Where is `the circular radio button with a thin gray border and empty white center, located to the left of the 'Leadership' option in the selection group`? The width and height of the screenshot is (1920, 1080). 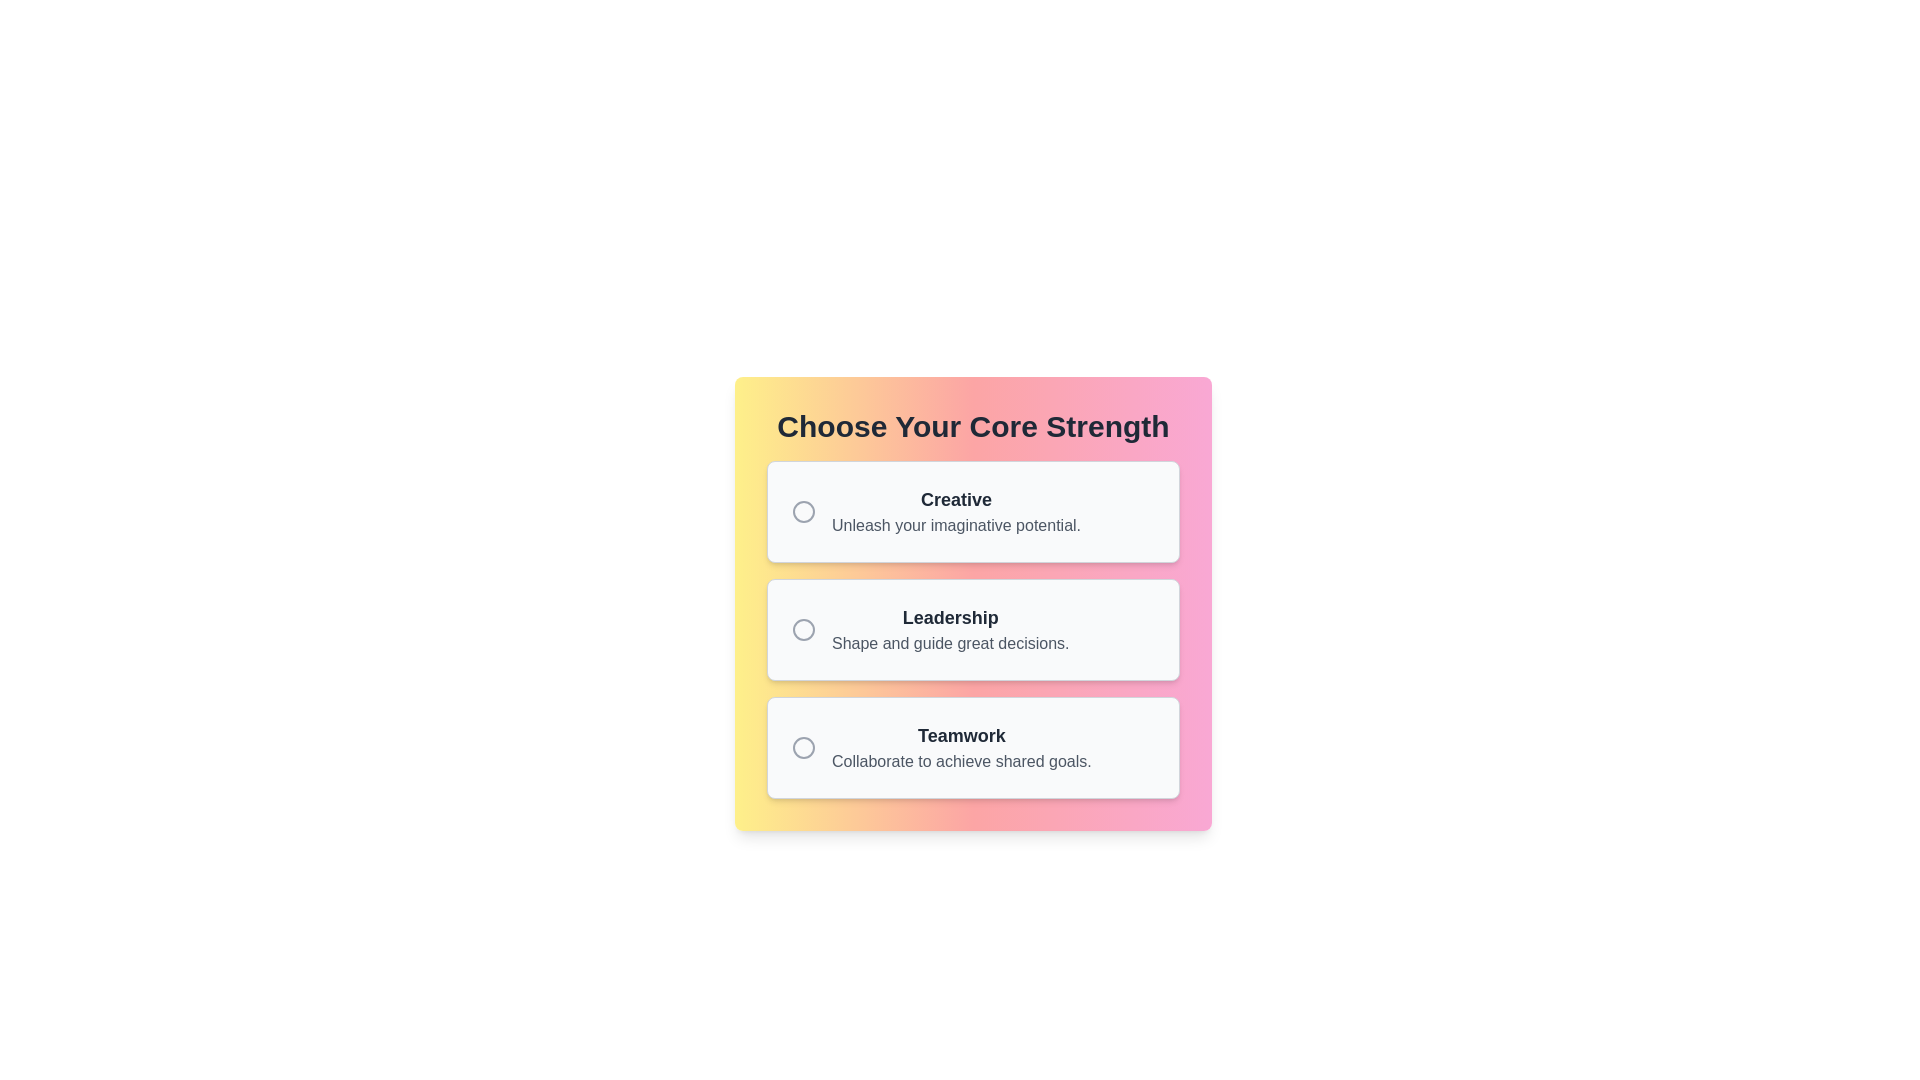 the circular radio button with a thin gray border and empty white center, located to the left of the 'Leadership' option in the selection group is located at coordinates (804, 628).